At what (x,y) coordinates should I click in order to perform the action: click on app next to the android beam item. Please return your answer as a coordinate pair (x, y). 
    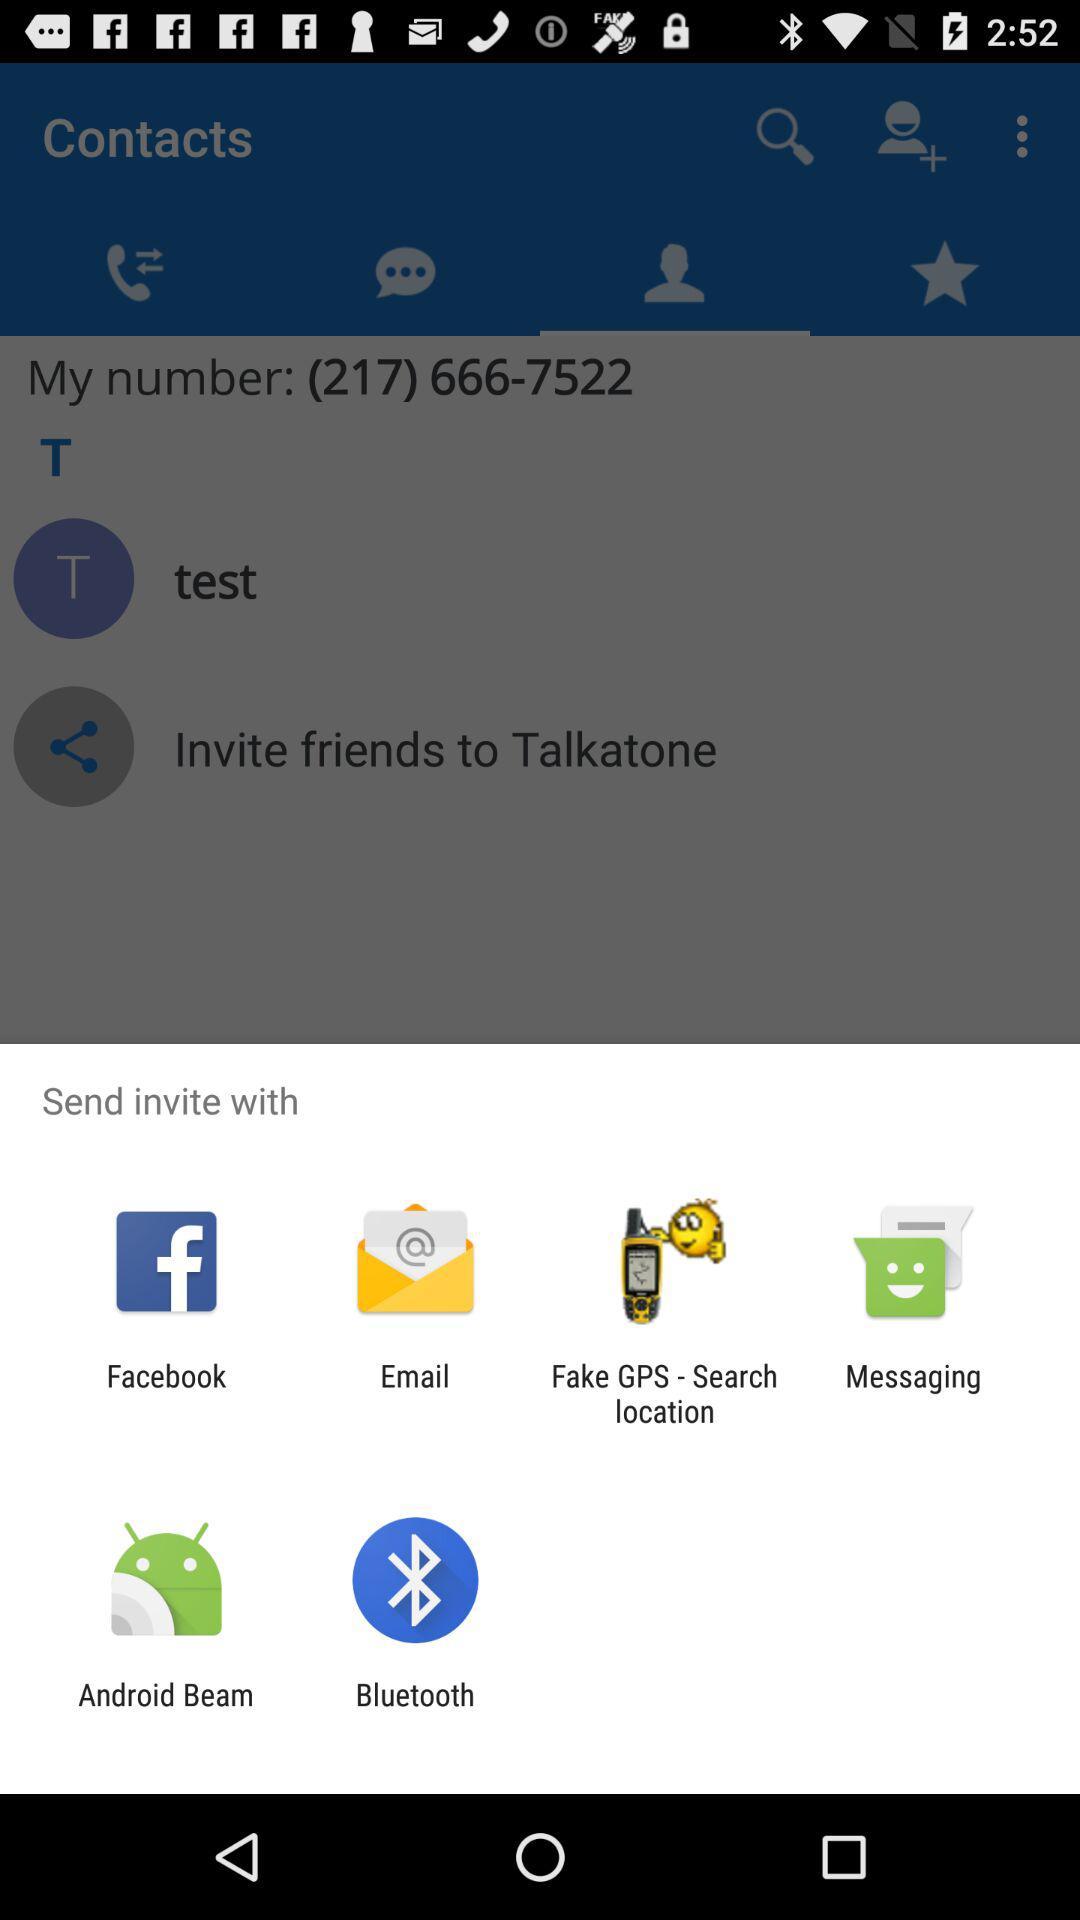
    Looking at the image, I should click on (414, 1711).